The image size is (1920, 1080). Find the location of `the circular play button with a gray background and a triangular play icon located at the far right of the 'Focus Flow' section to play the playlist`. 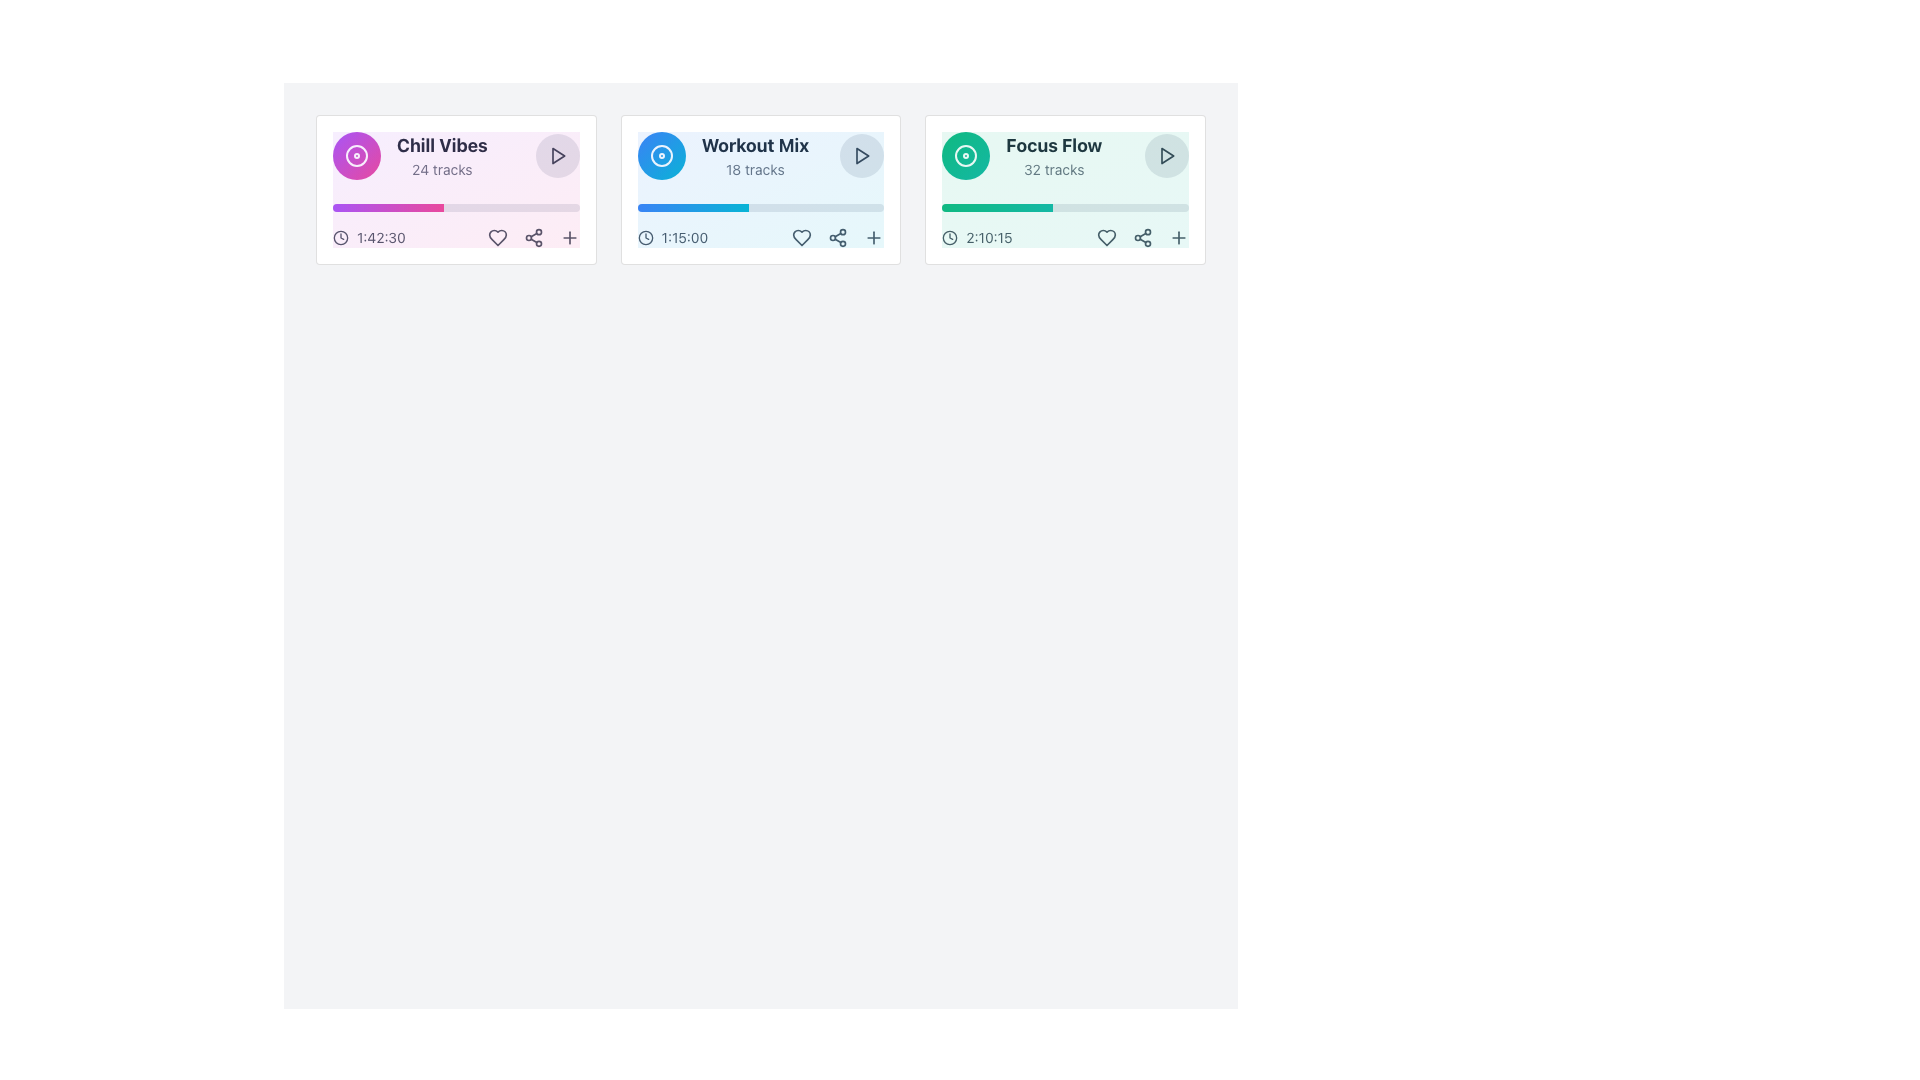

the circular play button with a gray background and a triangular play icon located at the far right of the 'Focus Flow' section to play the playlist is located at coordinates (1166, 154).